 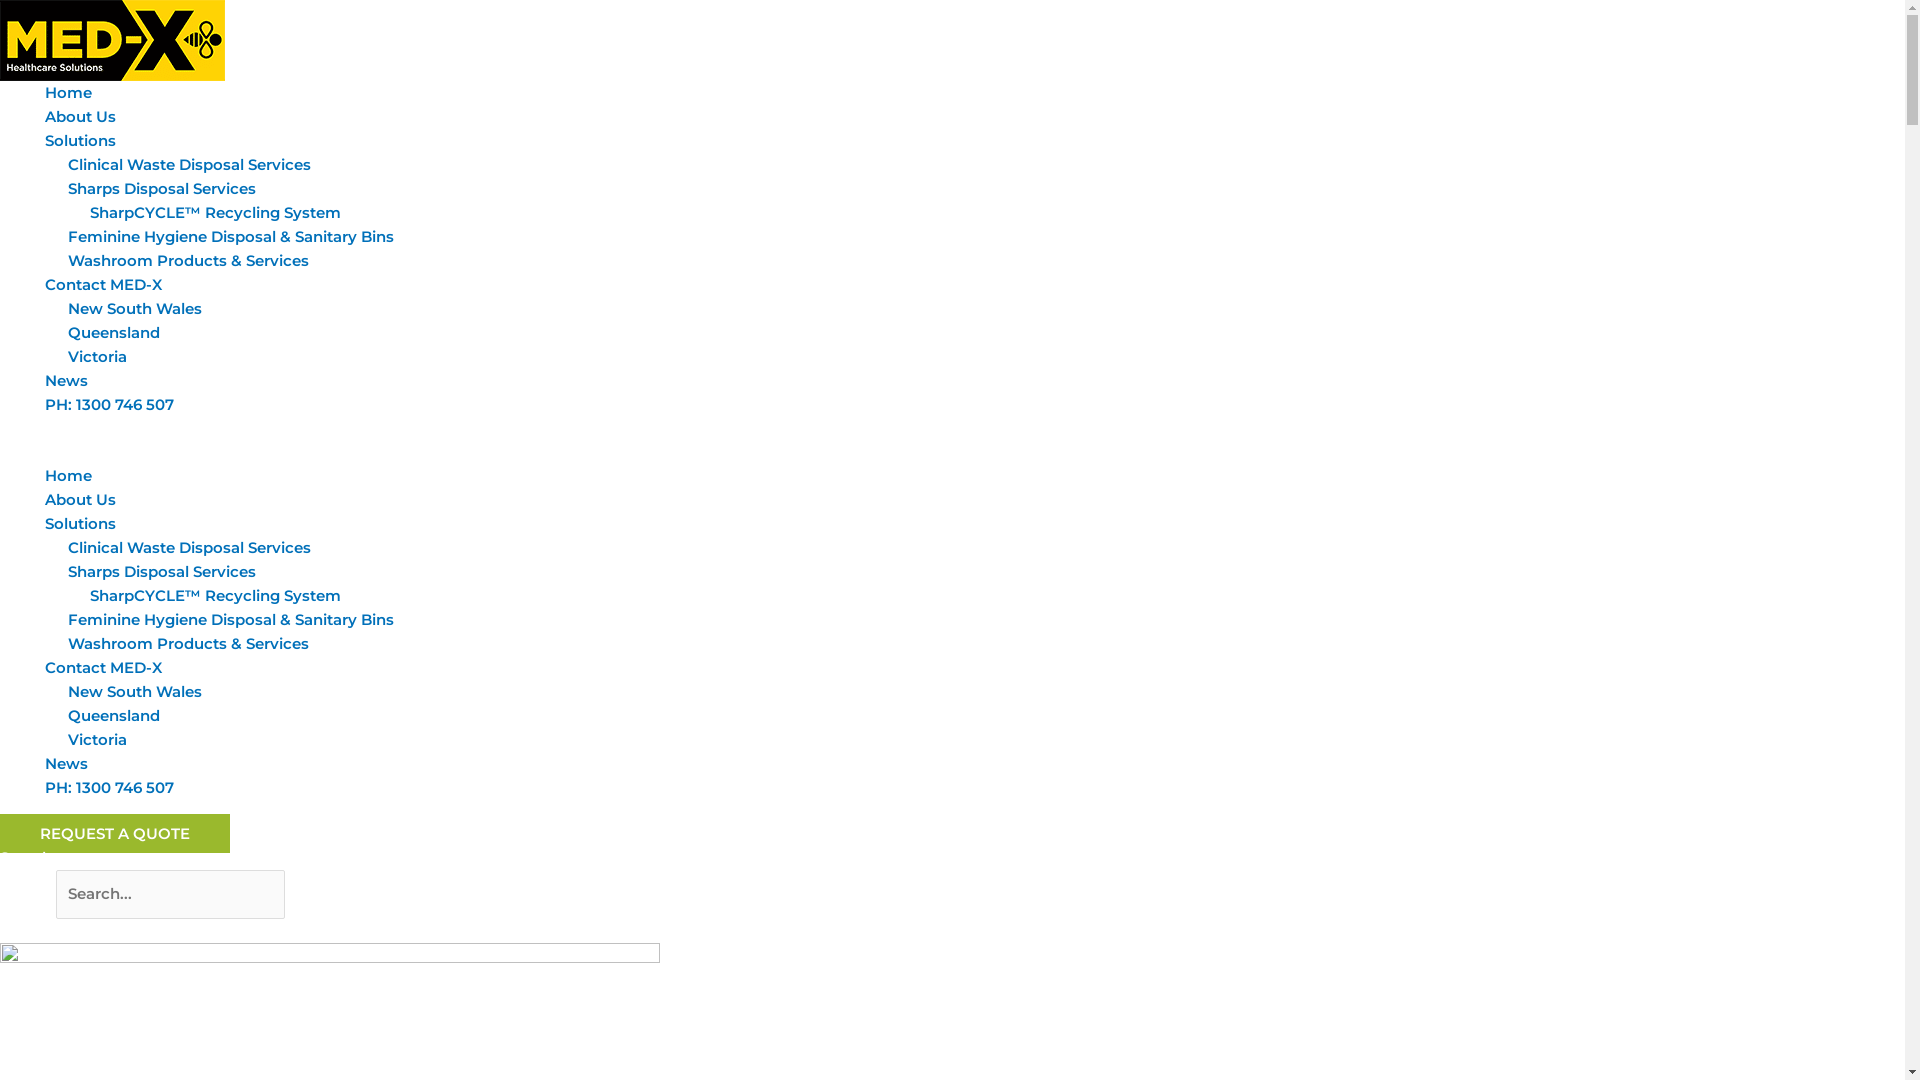 What do you see at coordinates (66, 763) in the screenshot?
I see `'News'` at bounding box center [66, 763].